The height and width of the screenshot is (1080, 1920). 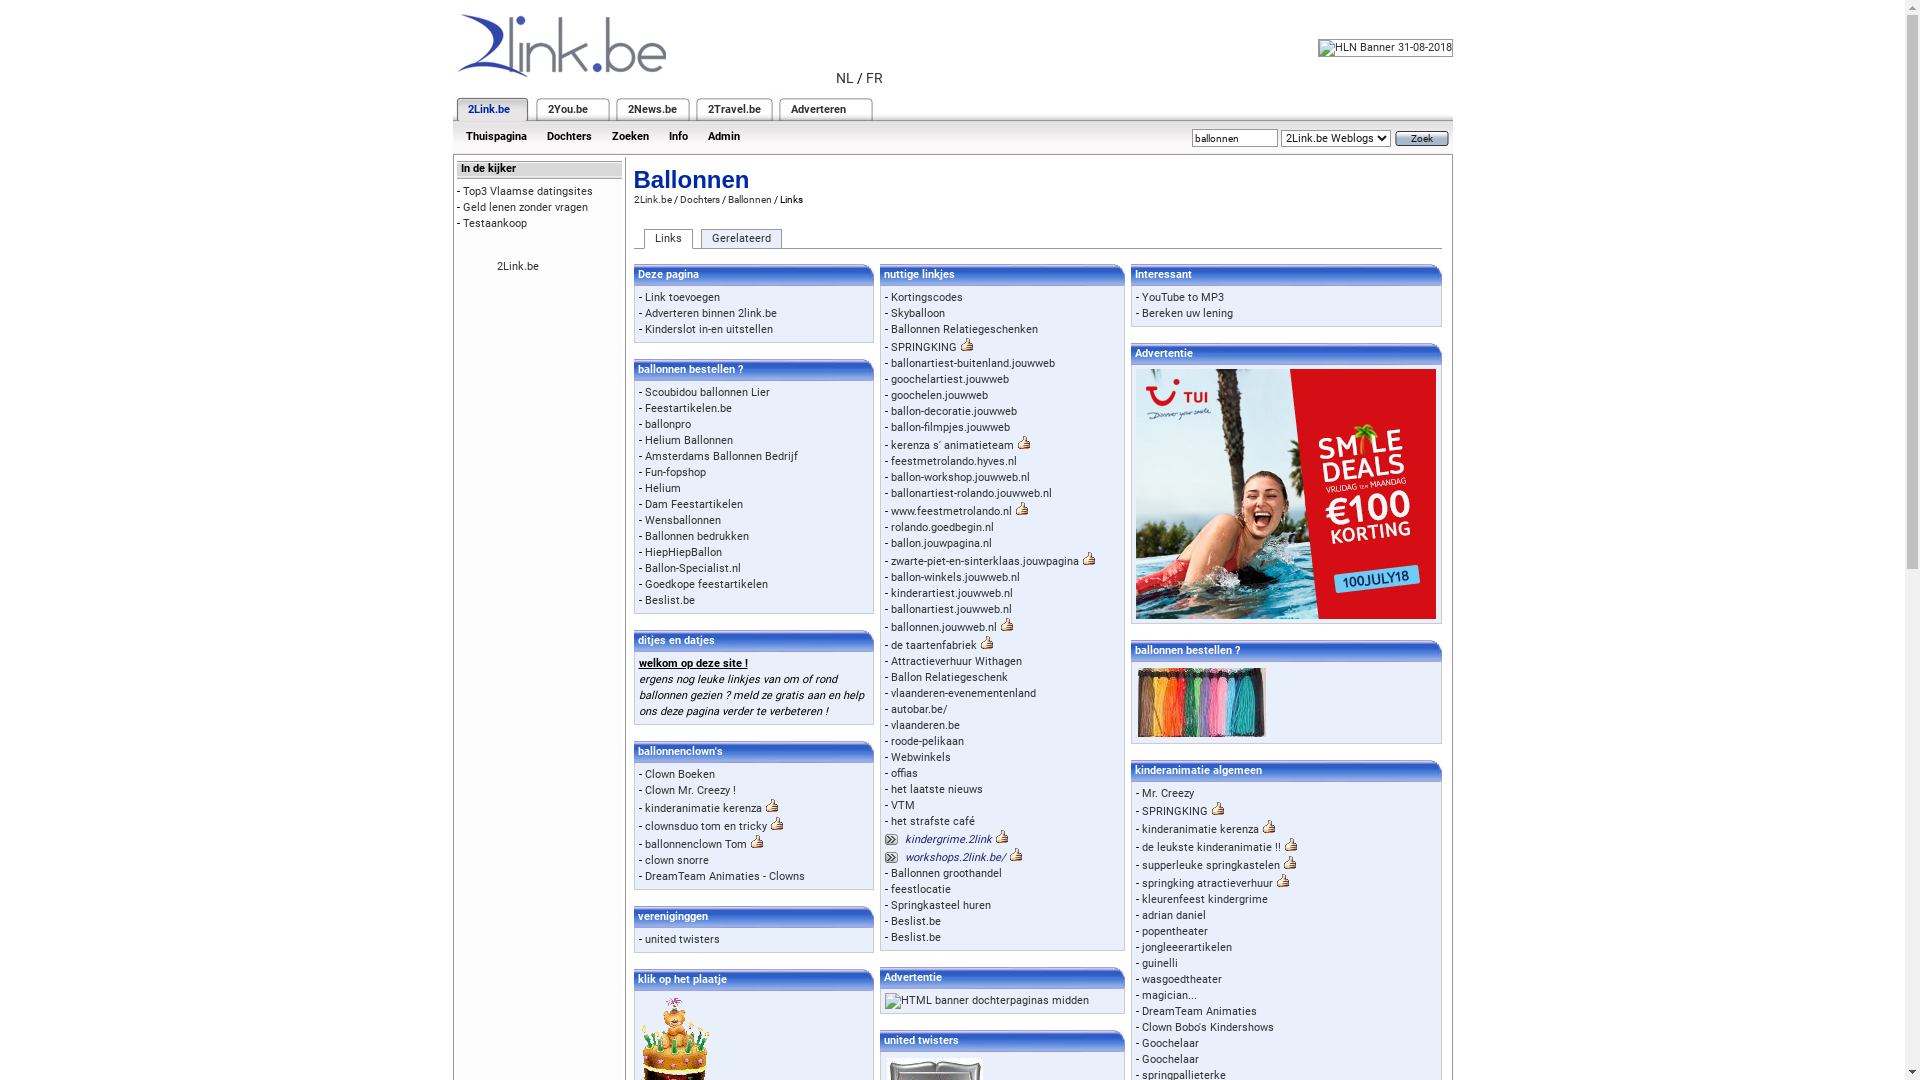 I want to click on 'NL', so click(x=844, y=76).